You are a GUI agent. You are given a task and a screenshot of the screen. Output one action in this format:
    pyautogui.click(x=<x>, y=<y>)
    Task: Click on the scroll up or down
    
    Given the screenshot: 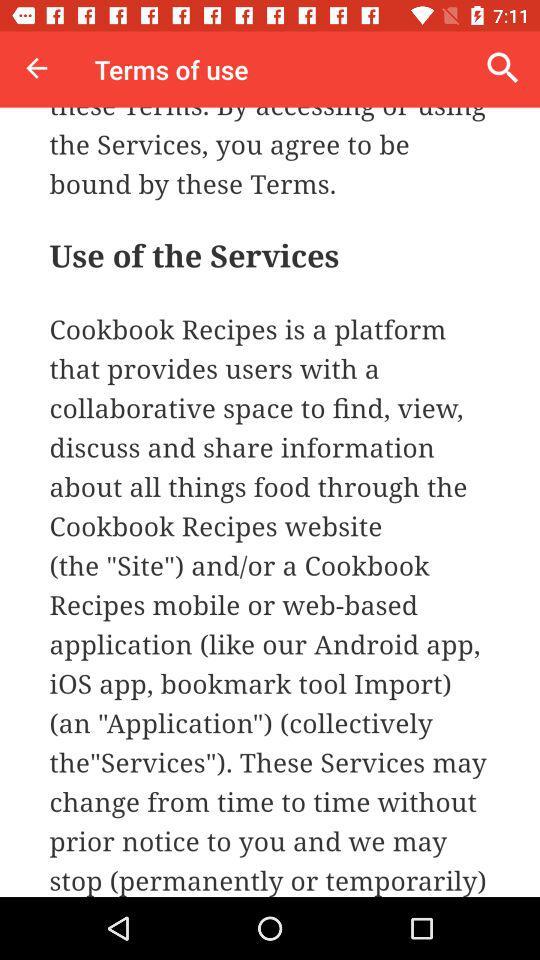 What is the action you would take?
    pyautogui.click(x=270, y=501)
    